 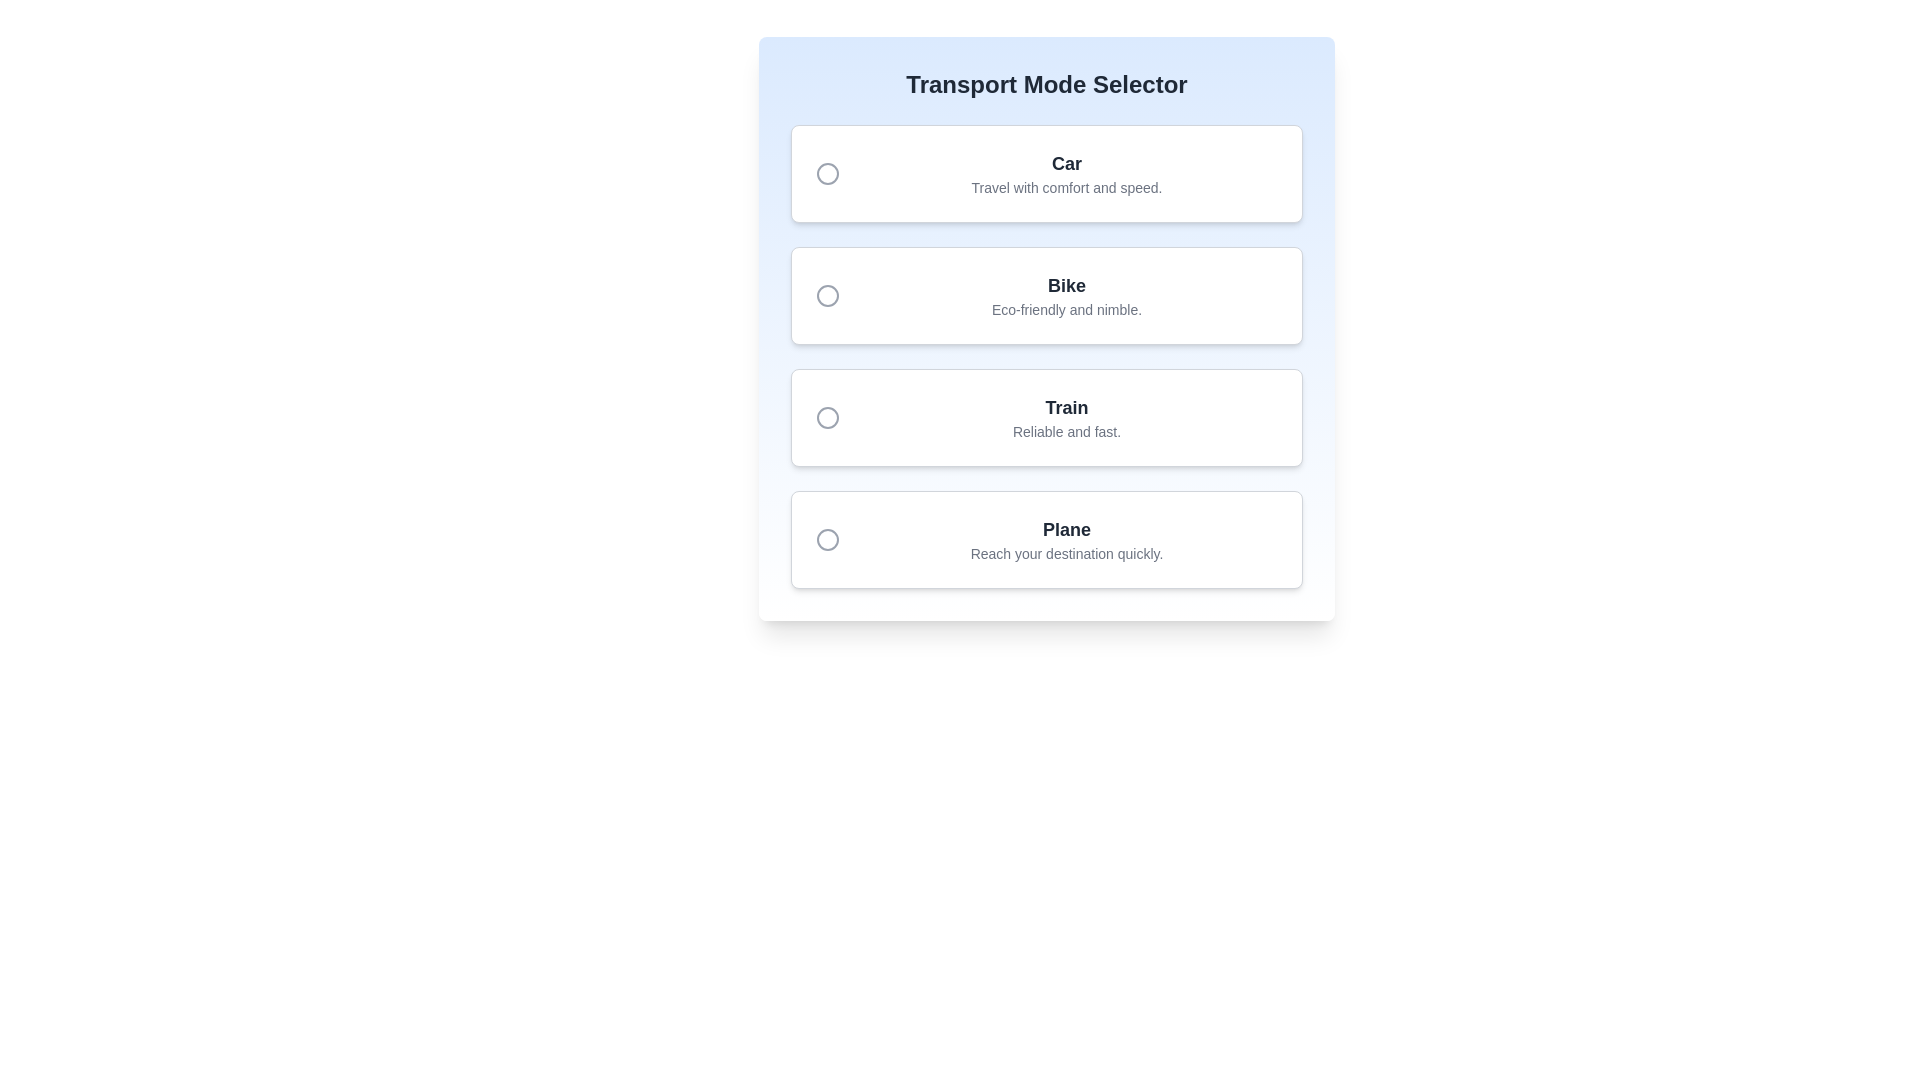 What do you see at coordinates (1065, 188) in the screenshot?
I see `the descriptive text label for the 'Car' option in the 'Transport Mode Selector' interface, which provides context about comfort and speed` at bounding box center [1065, 188].